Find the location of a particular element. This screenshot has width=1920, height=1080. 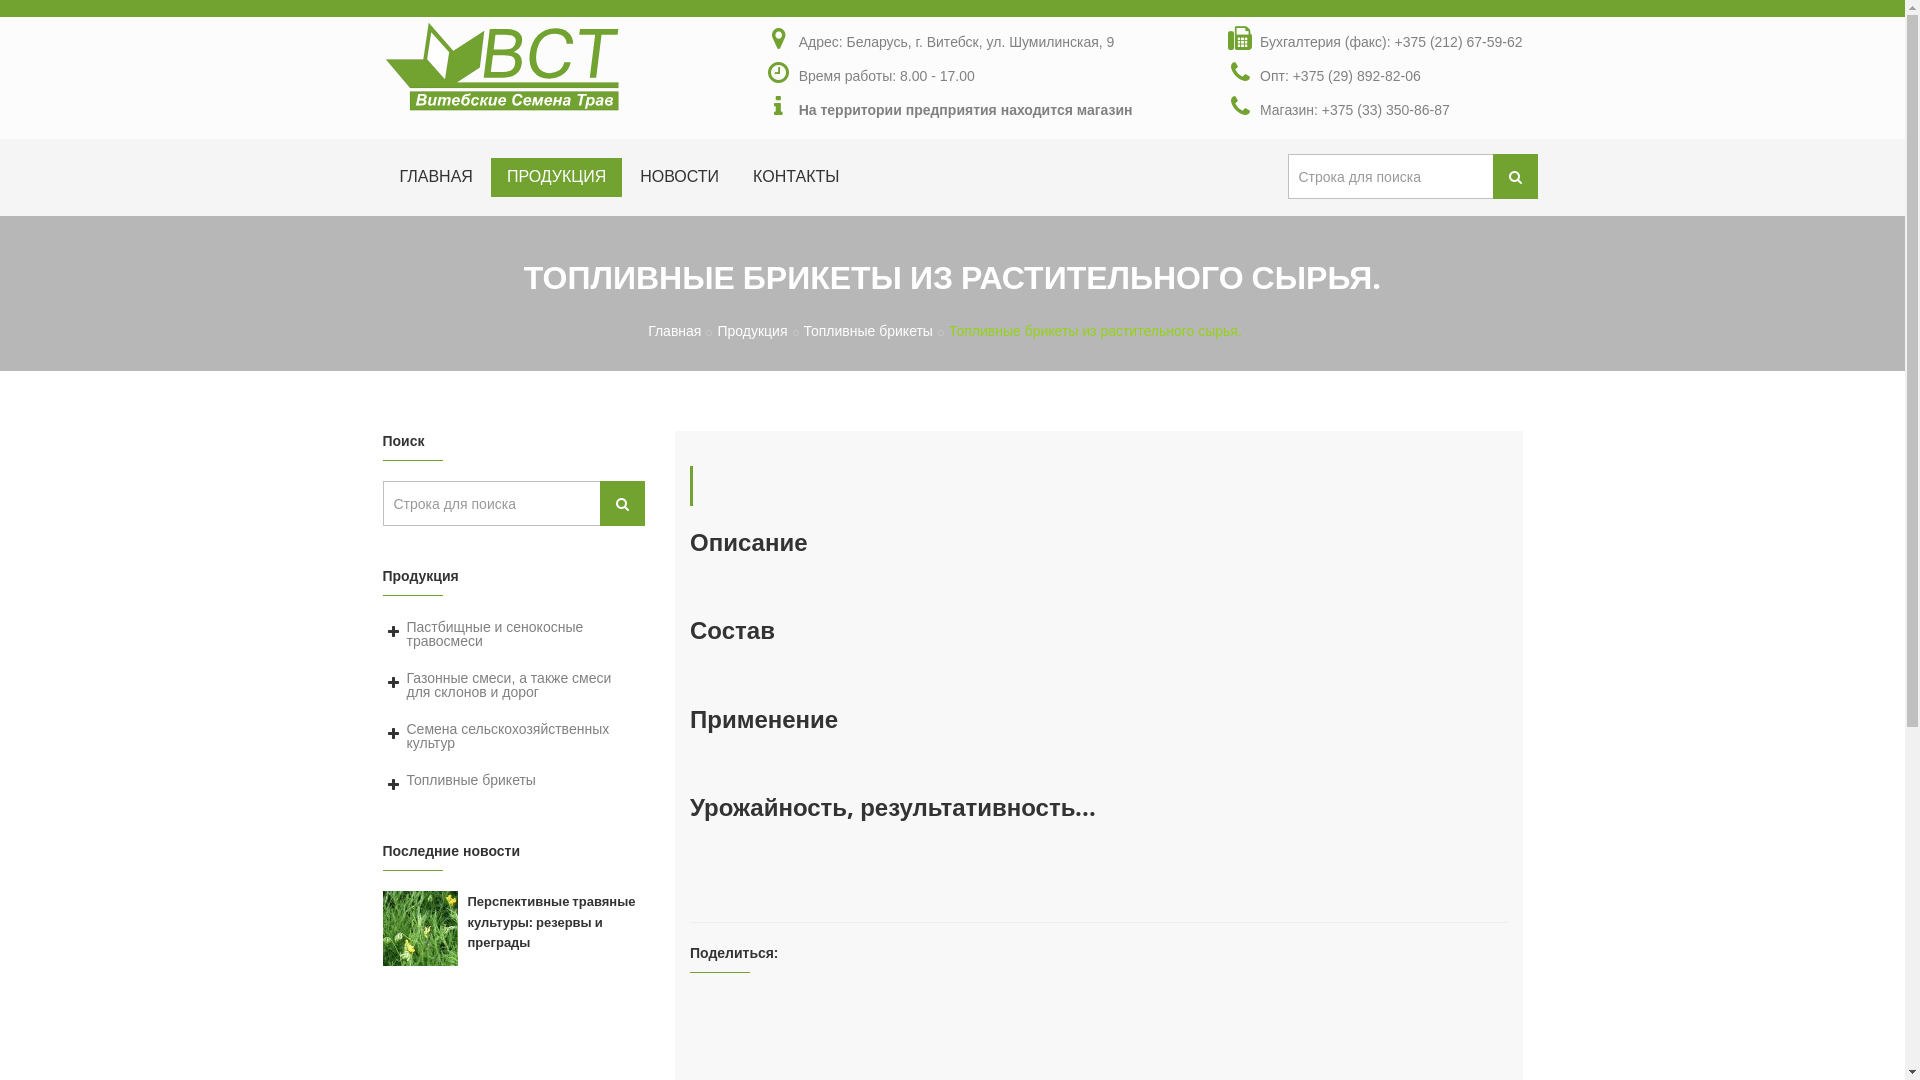

'+375 (212) 67-59-62' is located at coordinates (1458, 42).